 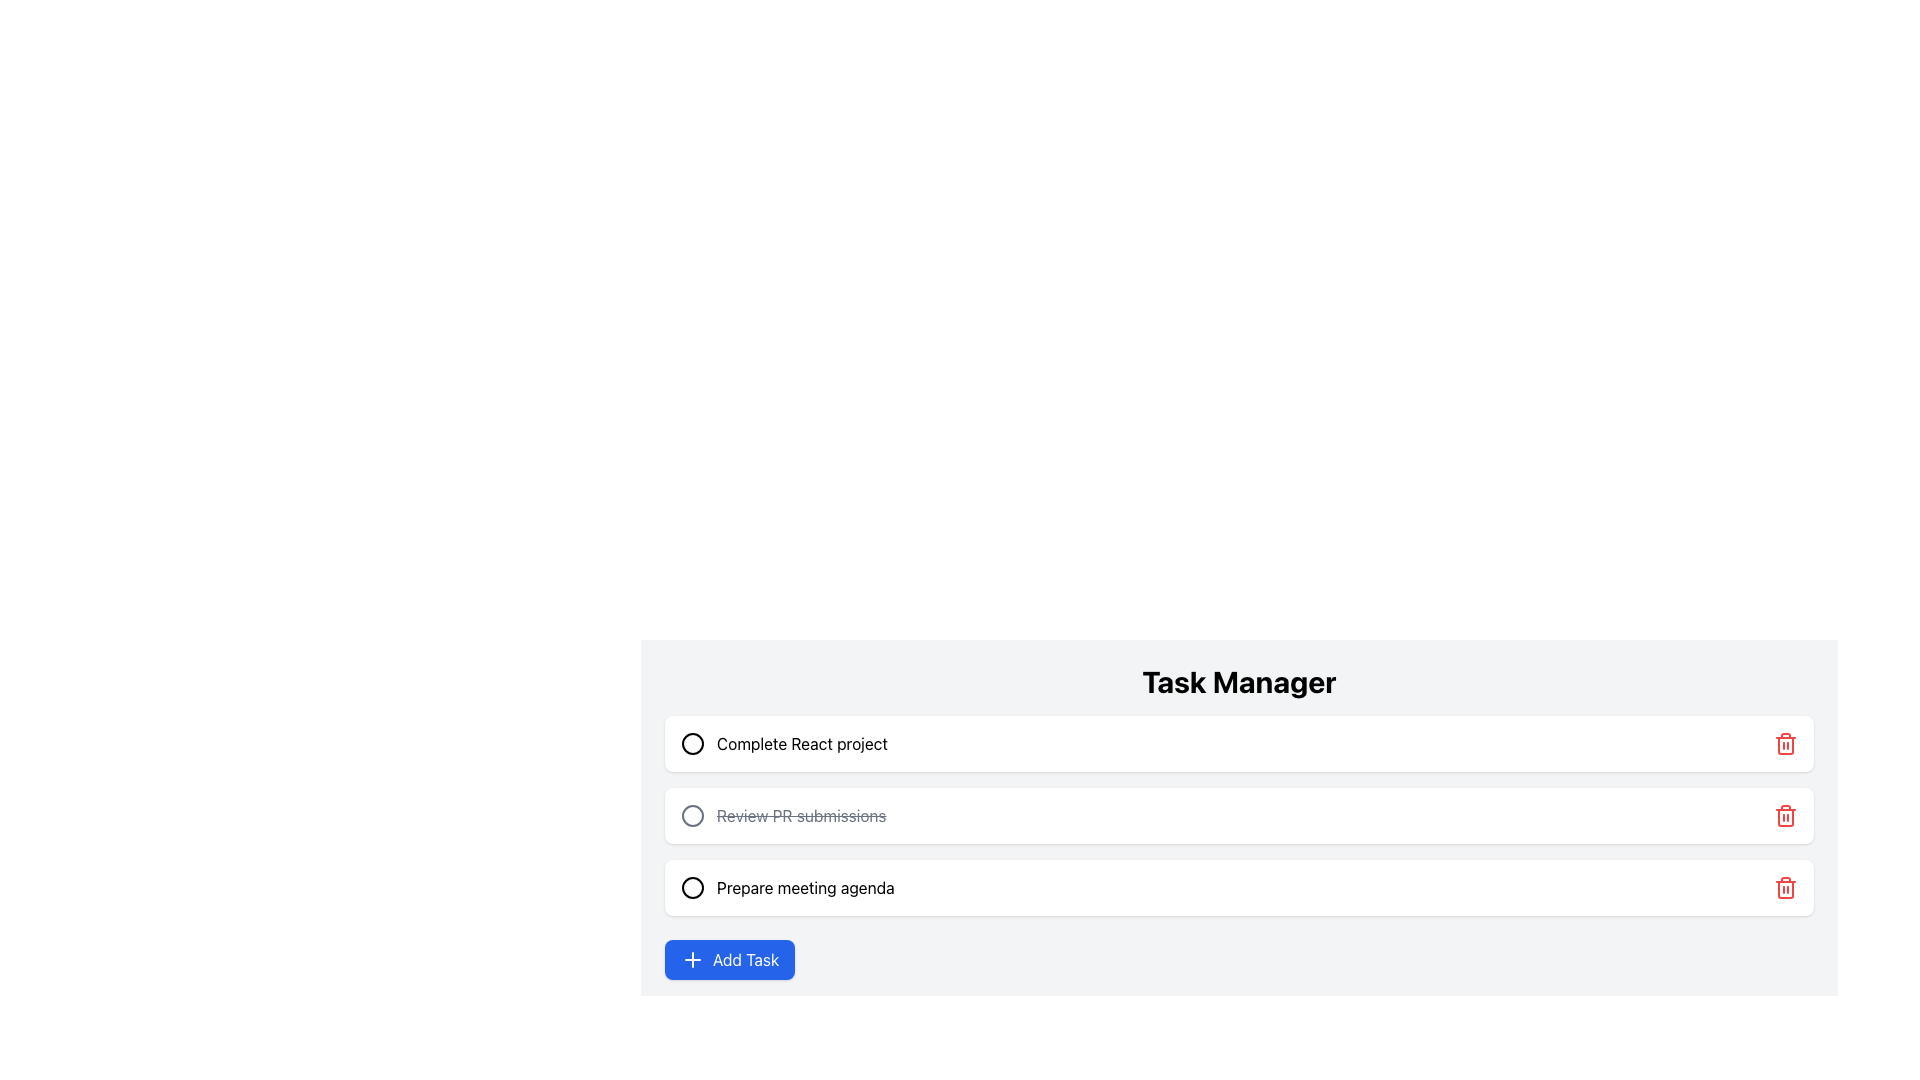 What do you see at coordinates (692, 886) in the screenshot?
I see `the Circle icon that serves as a completion marker for the task 'Prepare meeting agenda'` at bounding box center [692, 886].